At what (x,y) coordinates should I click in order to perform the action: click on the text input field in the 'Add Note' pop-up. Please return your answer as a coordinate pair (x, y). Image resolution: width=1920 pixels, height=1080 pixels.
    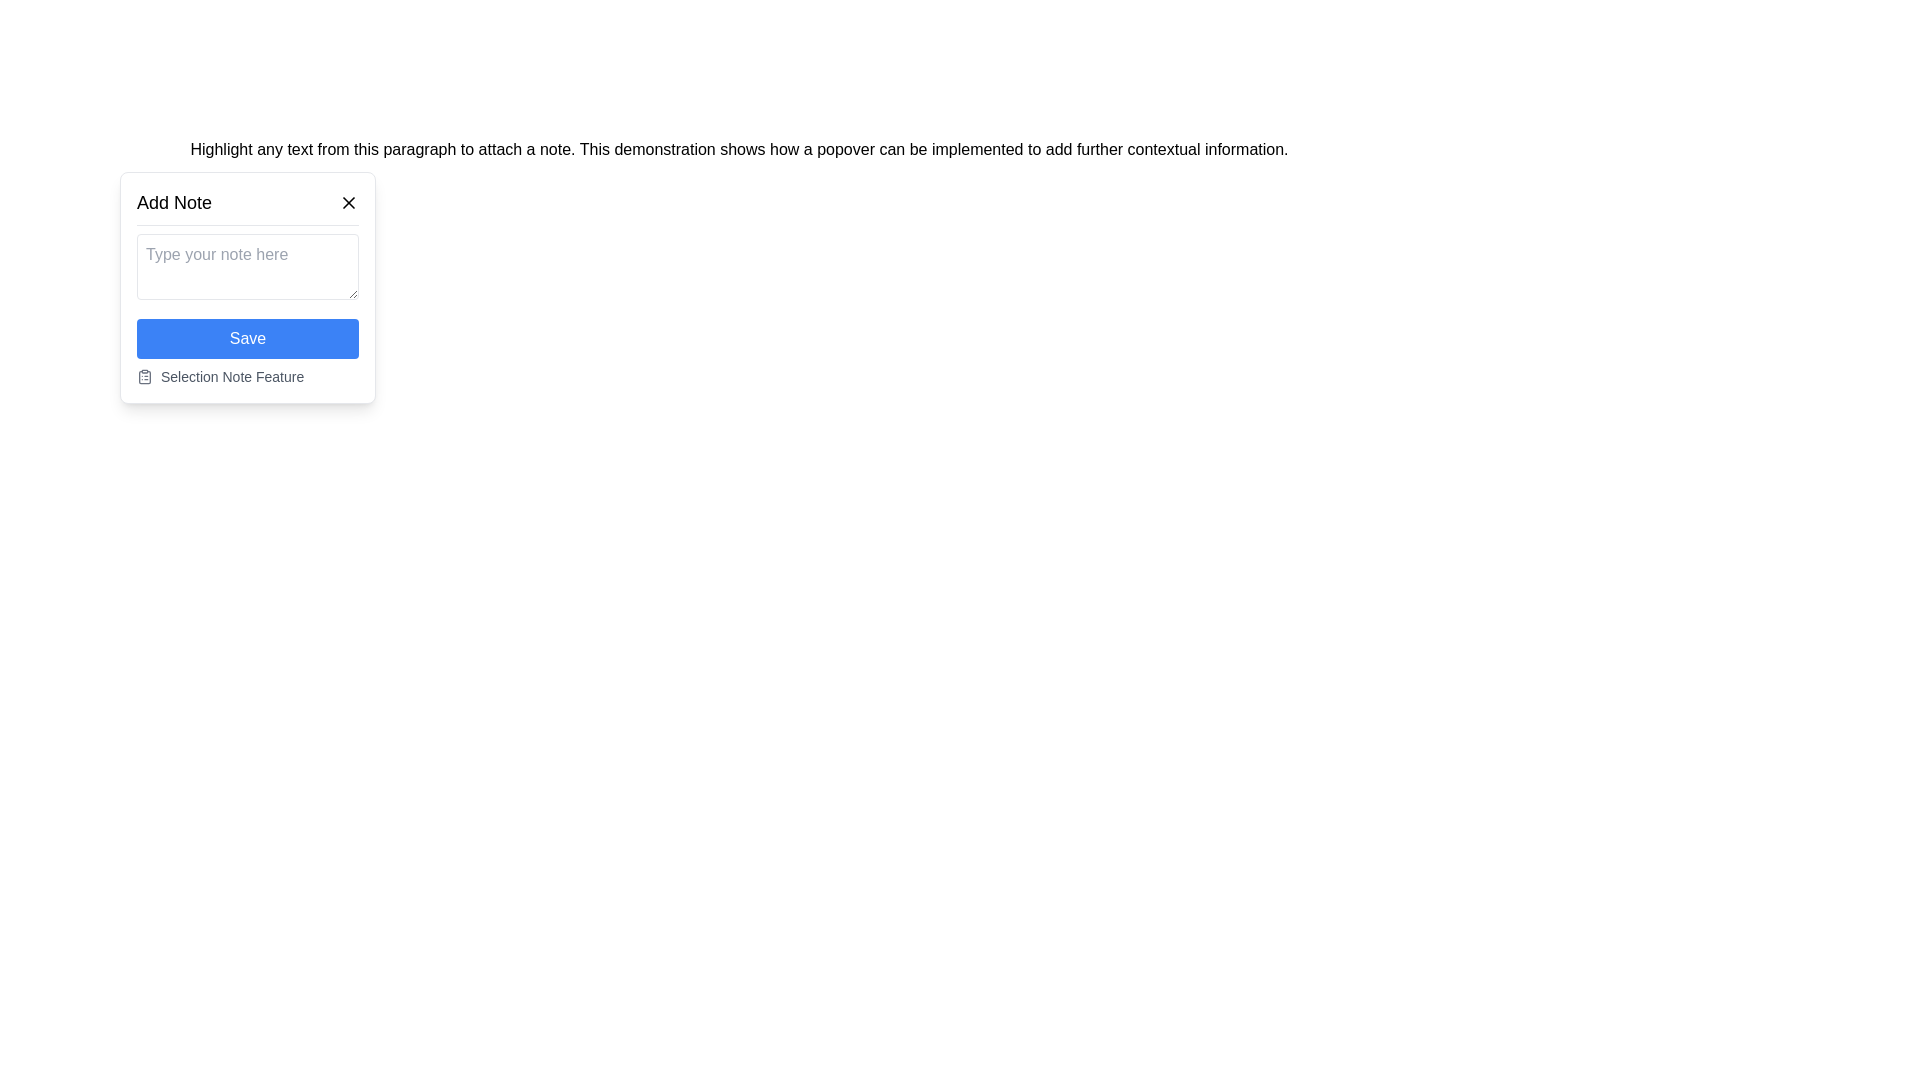
    Looking at the image, I should click on (247, 265).